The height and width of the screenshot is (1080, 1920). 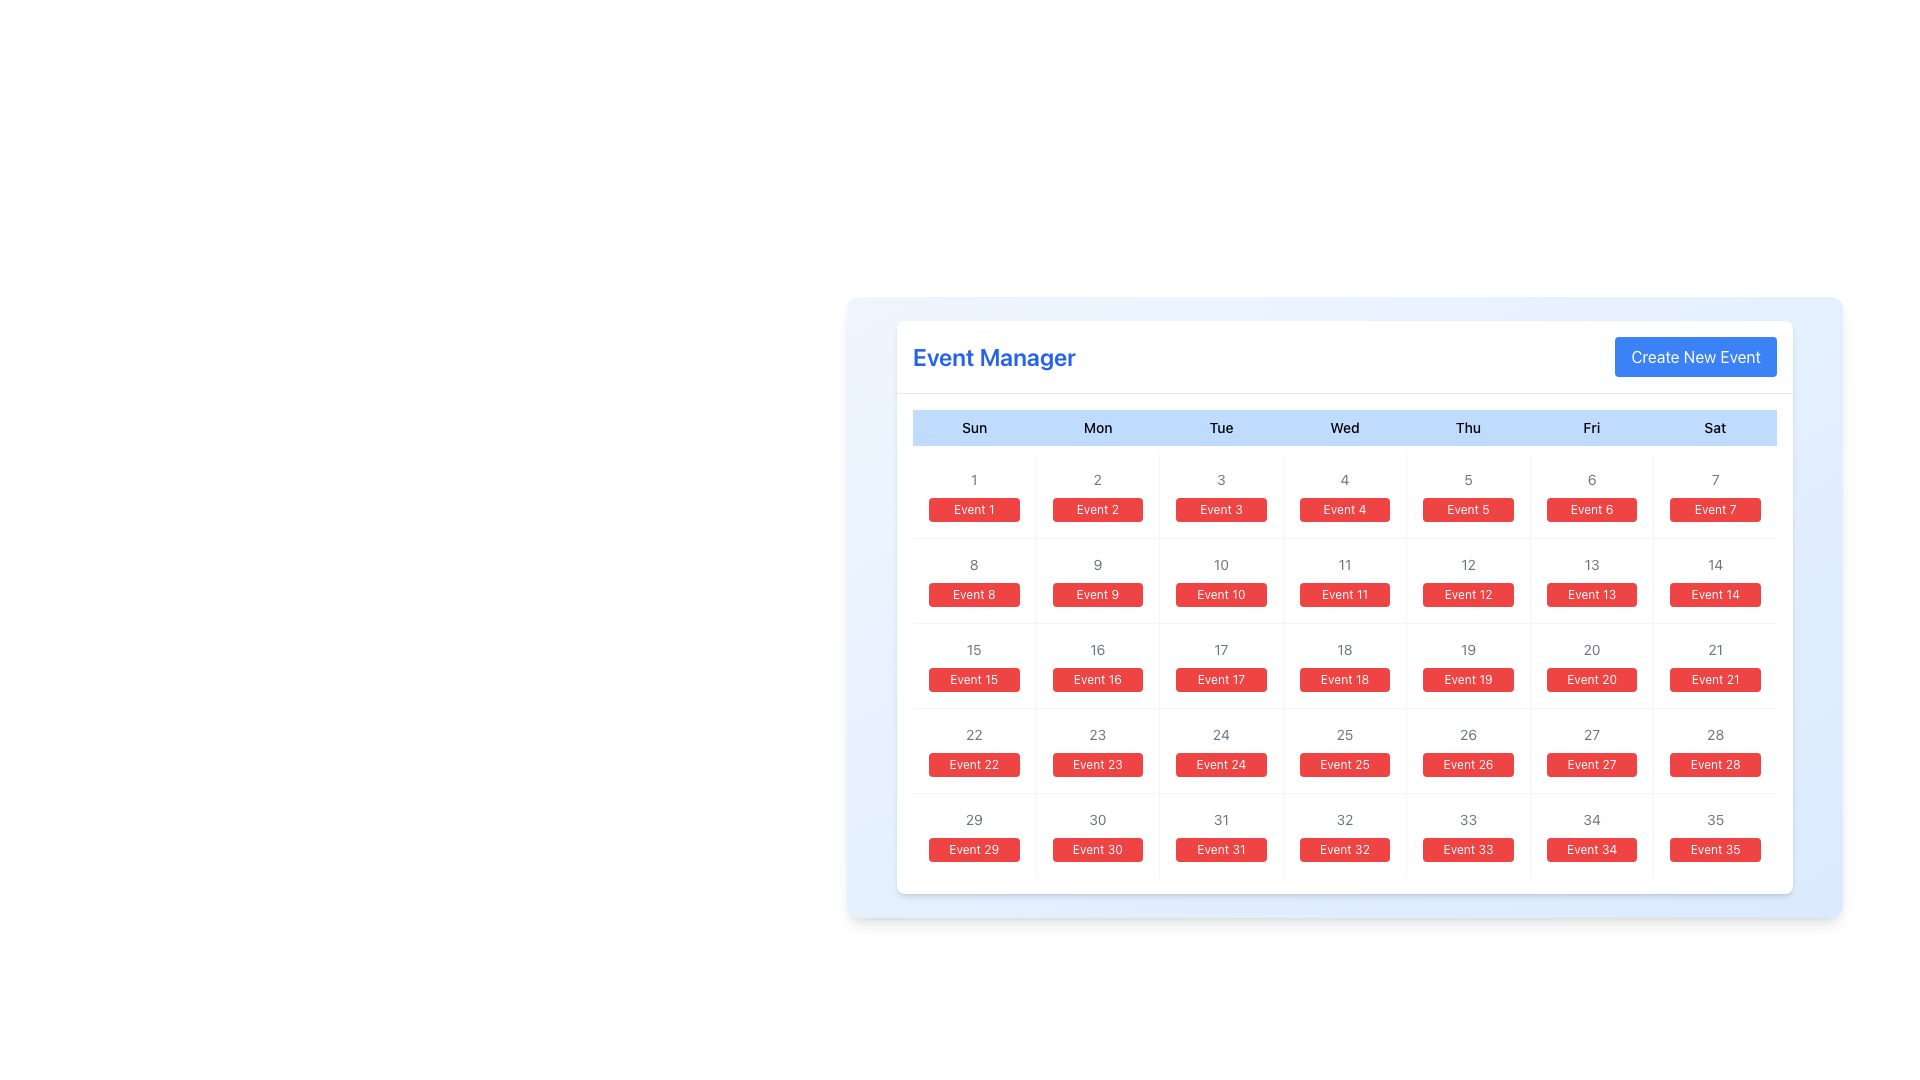 I want to click on the 'Mon' text label, which is styled in a medium-weight font and located in a light-blue box, positioned between 'Sun' and 'Tue', so click(x=1097, y=427).